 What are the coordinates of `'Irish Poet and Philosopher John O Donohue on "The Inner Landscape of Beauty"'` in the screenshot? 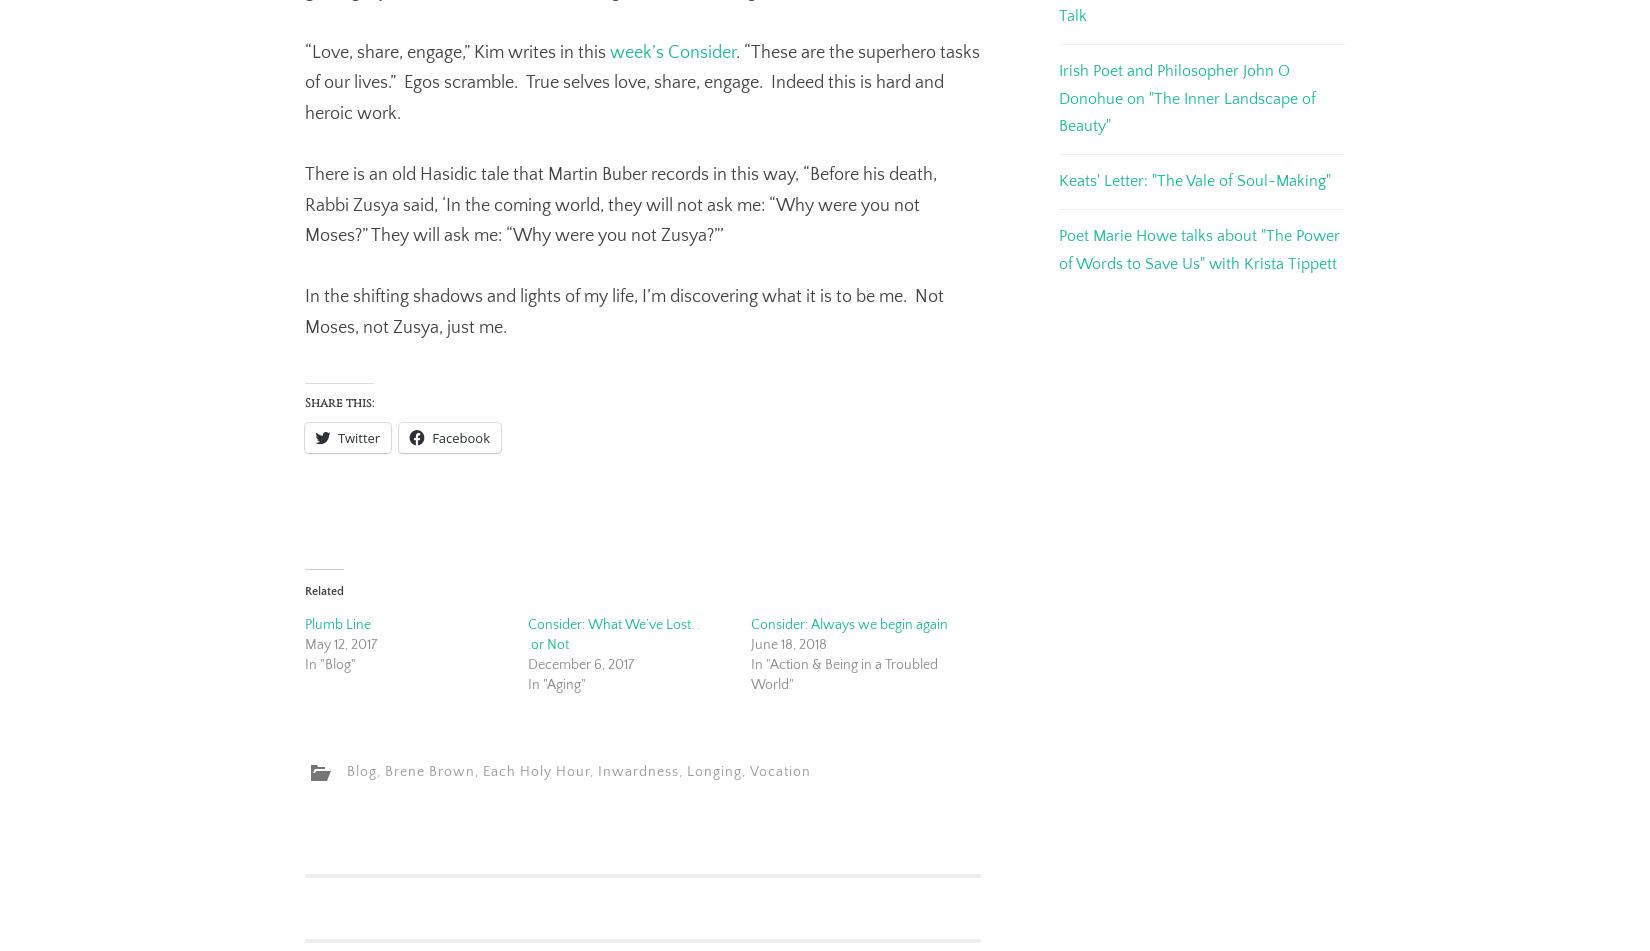 It's located at (1187, 97).